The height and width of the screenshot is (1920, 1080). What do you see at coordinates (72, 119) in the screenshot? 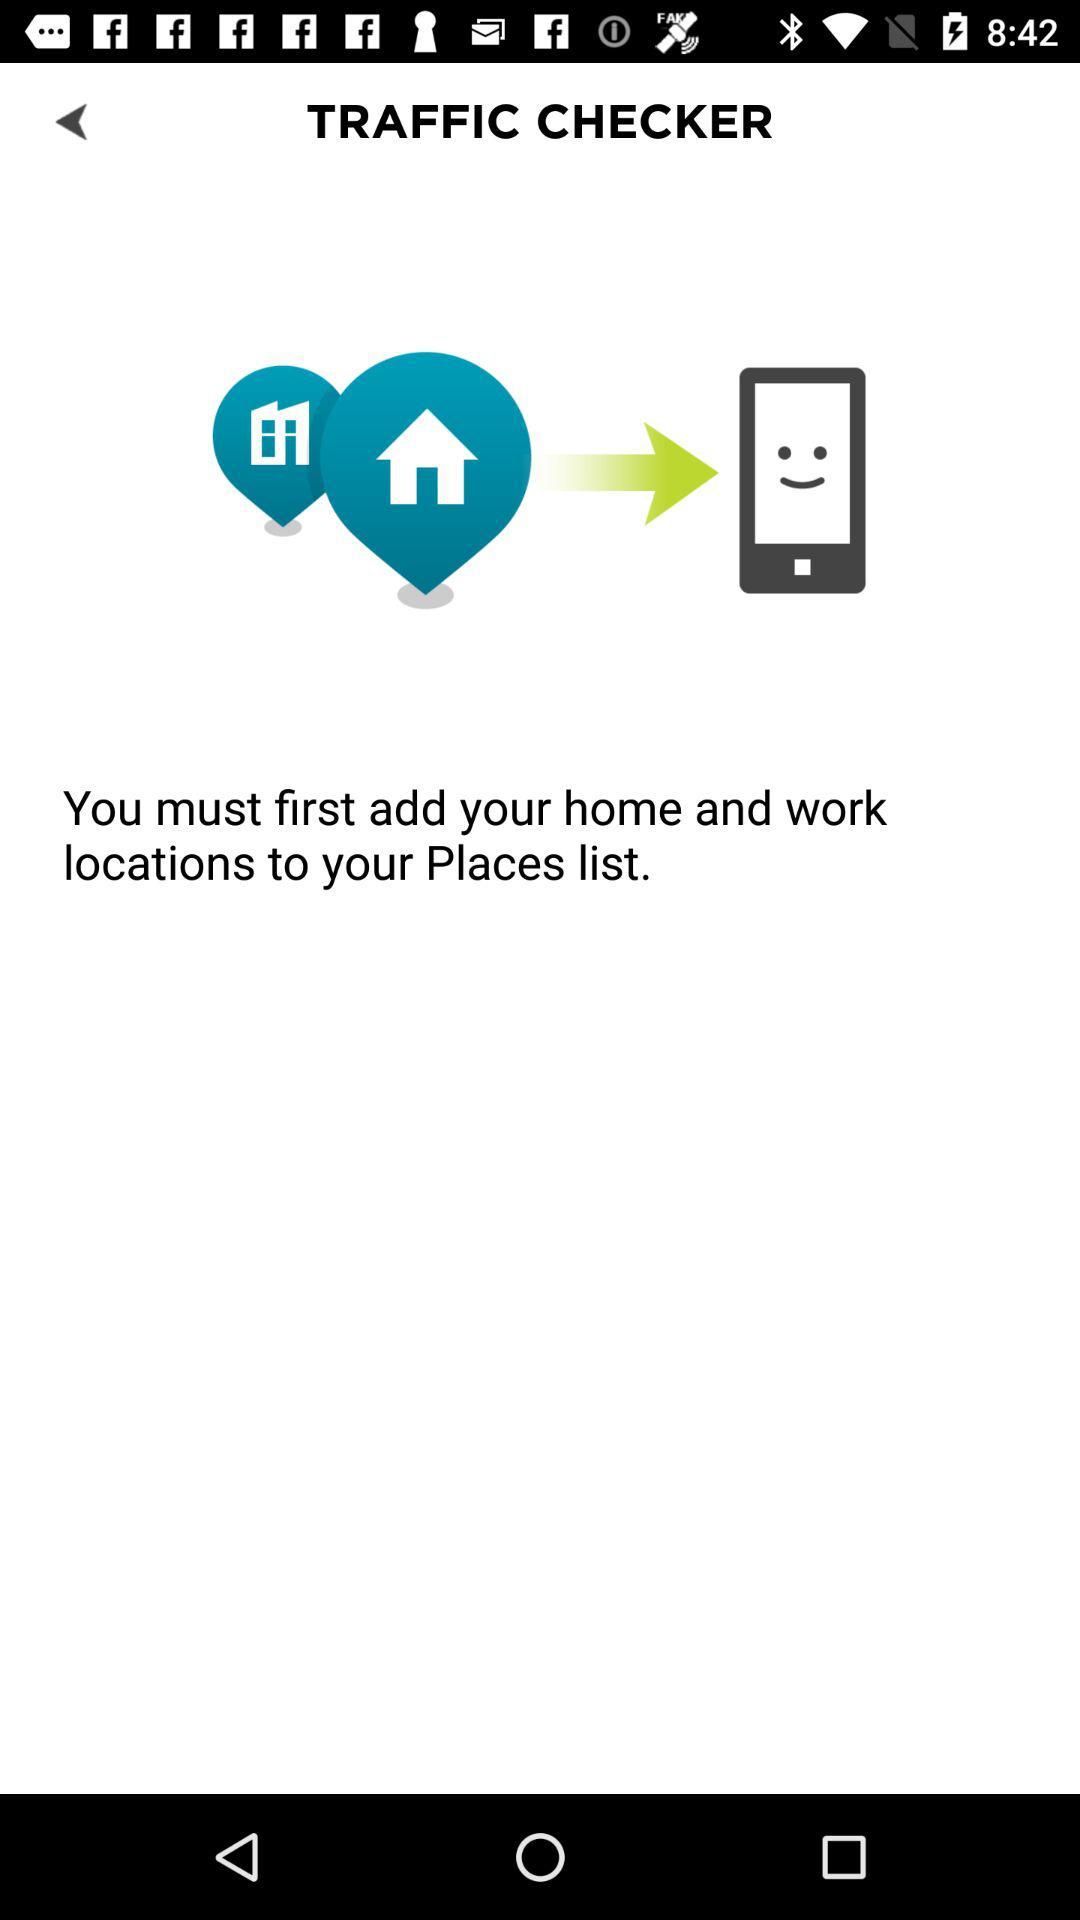
I see `return to the previous screen` at bounding box center [72, 119].